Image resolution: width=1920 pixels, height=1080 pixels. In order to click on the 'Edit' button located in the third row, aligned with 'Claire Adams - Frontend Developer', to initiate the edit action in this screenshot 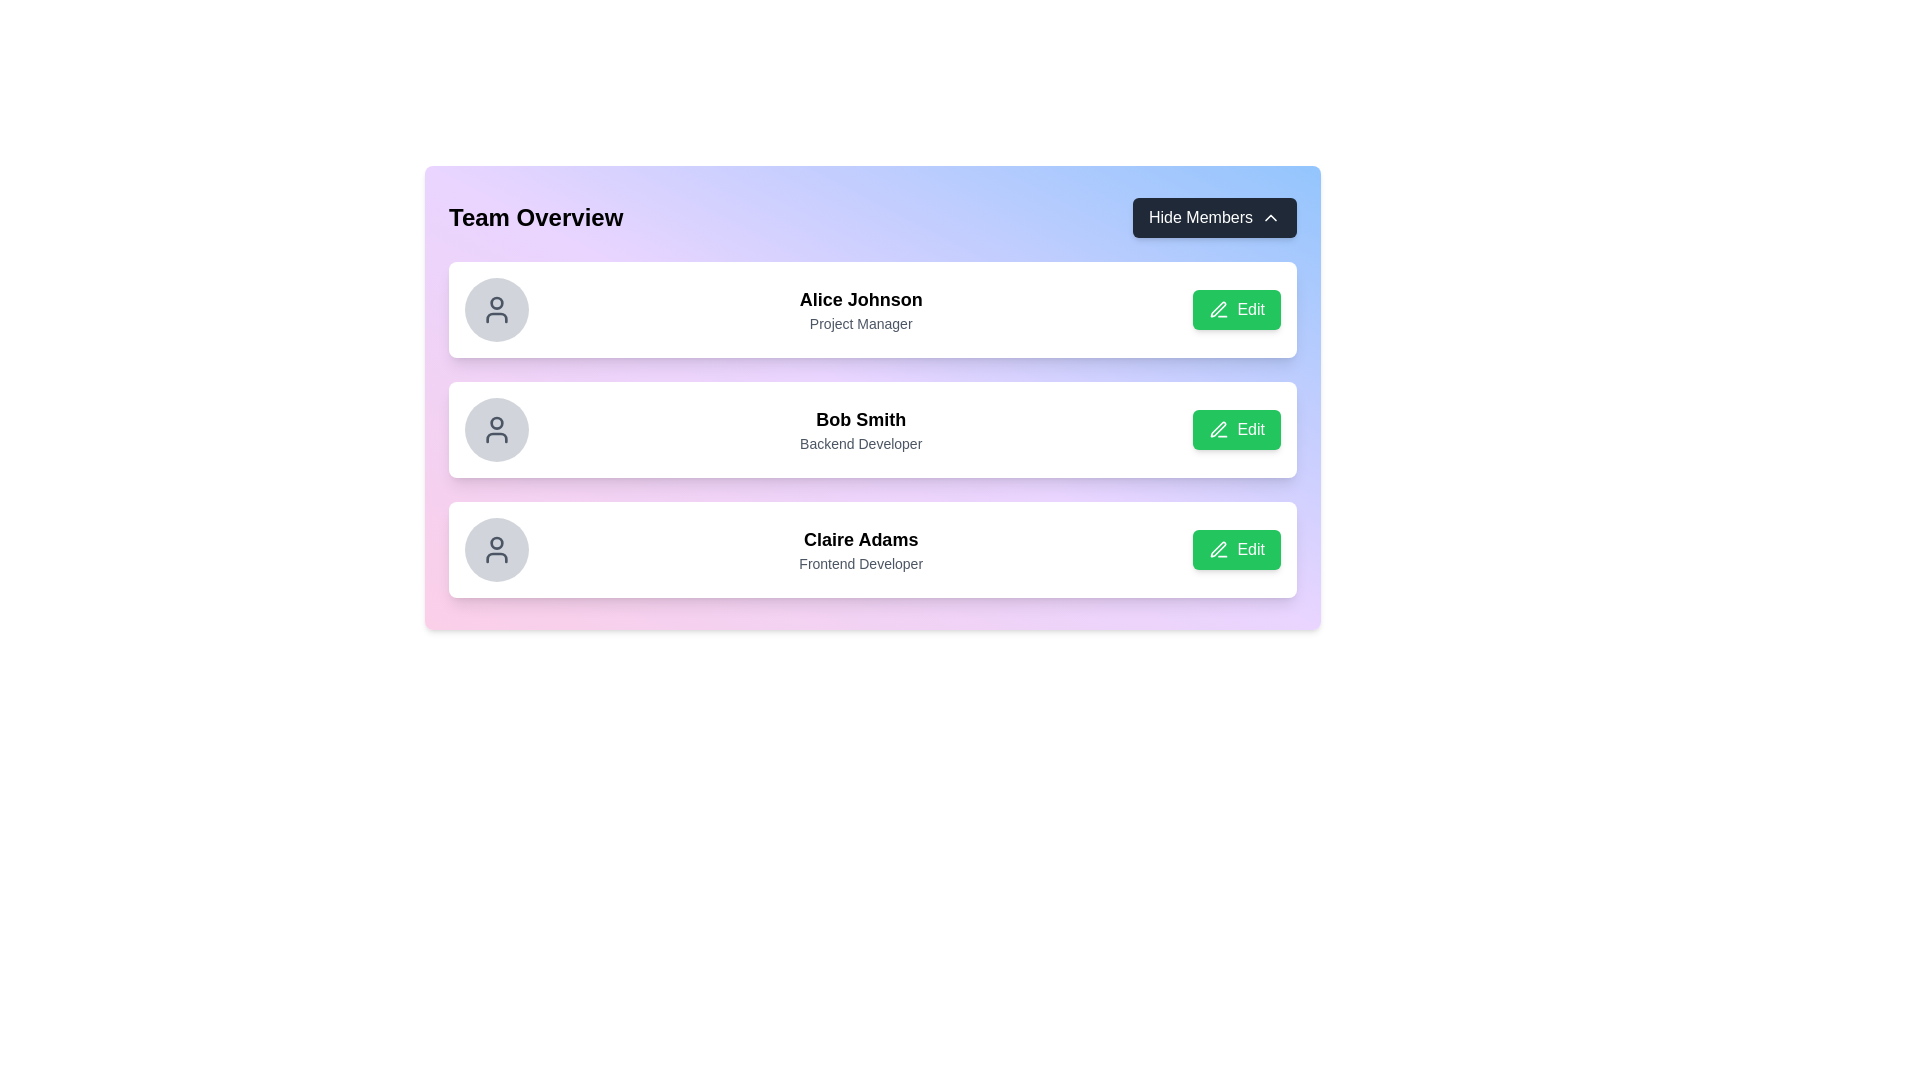, I will do `click(1250, 550)`.